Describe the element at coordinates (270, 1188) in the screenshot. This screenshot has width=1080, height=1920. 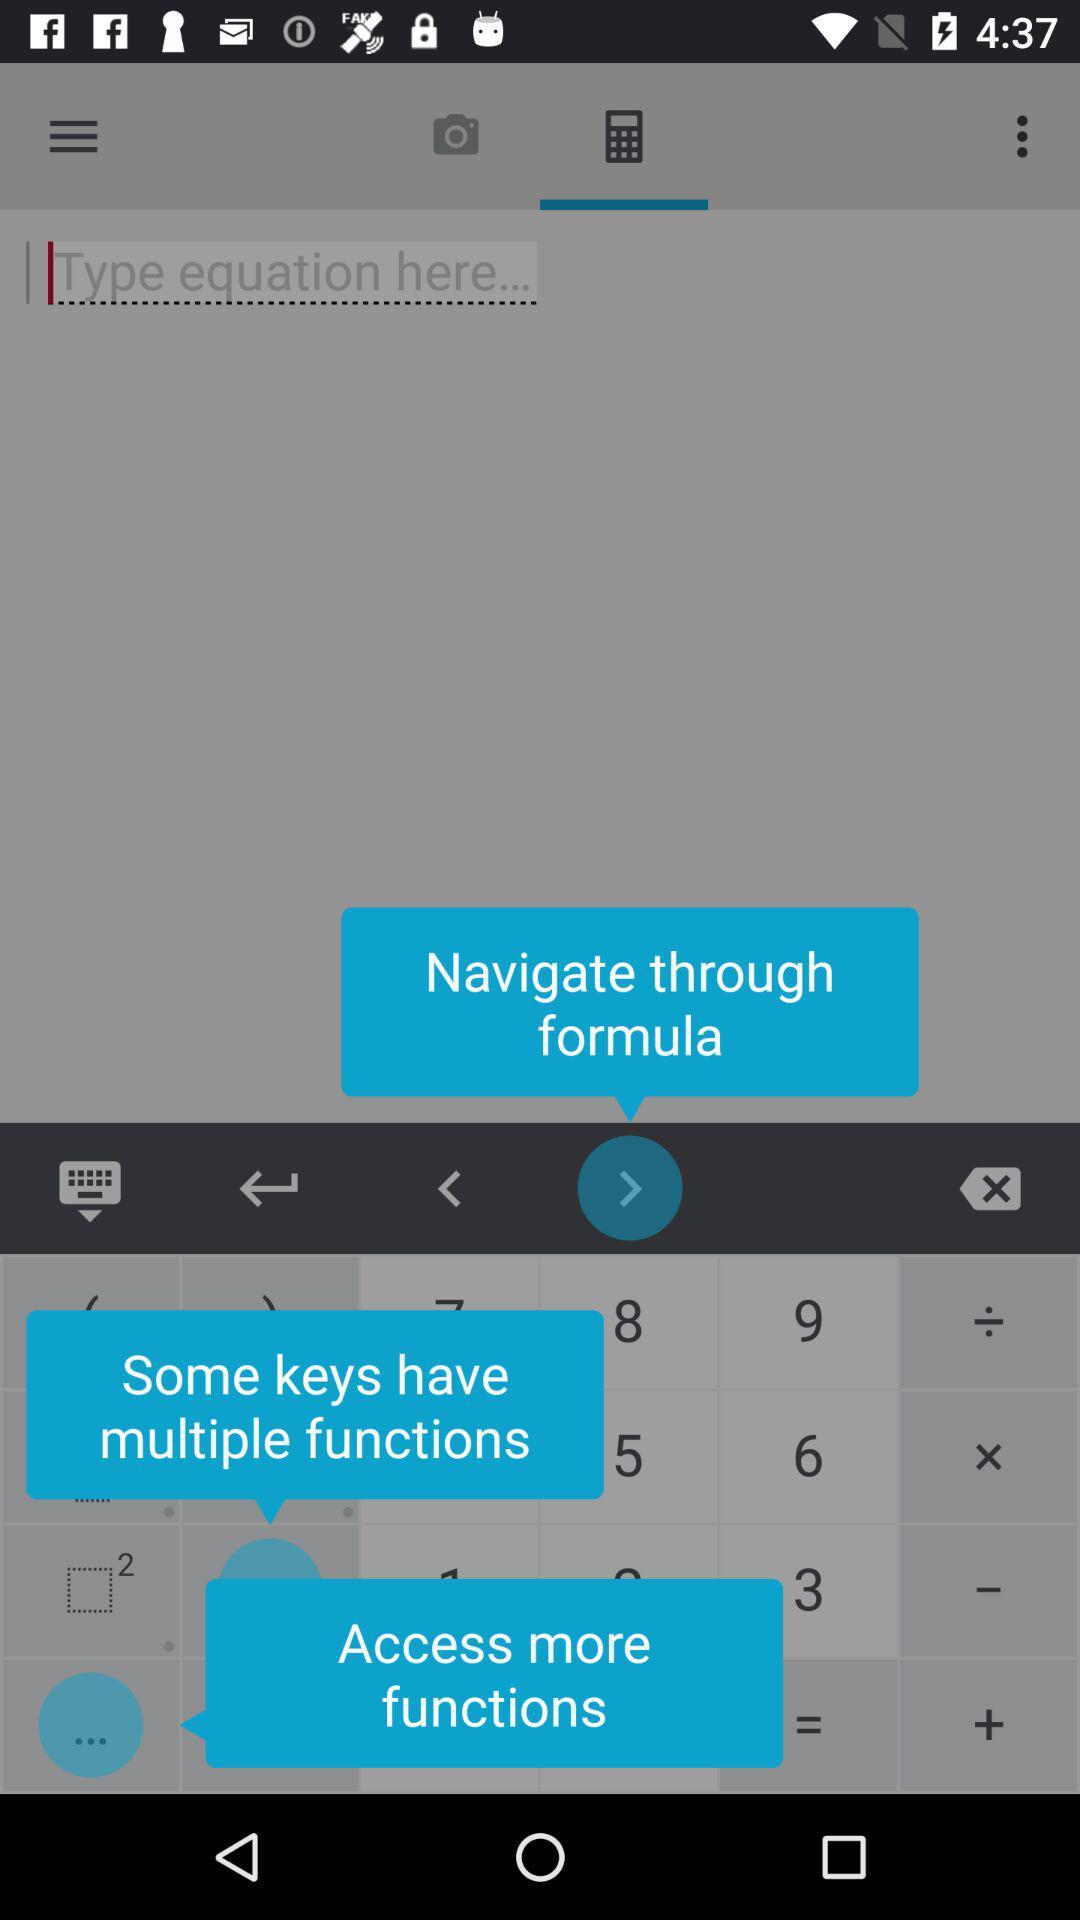
I see `hide calculator keypad` at that location.